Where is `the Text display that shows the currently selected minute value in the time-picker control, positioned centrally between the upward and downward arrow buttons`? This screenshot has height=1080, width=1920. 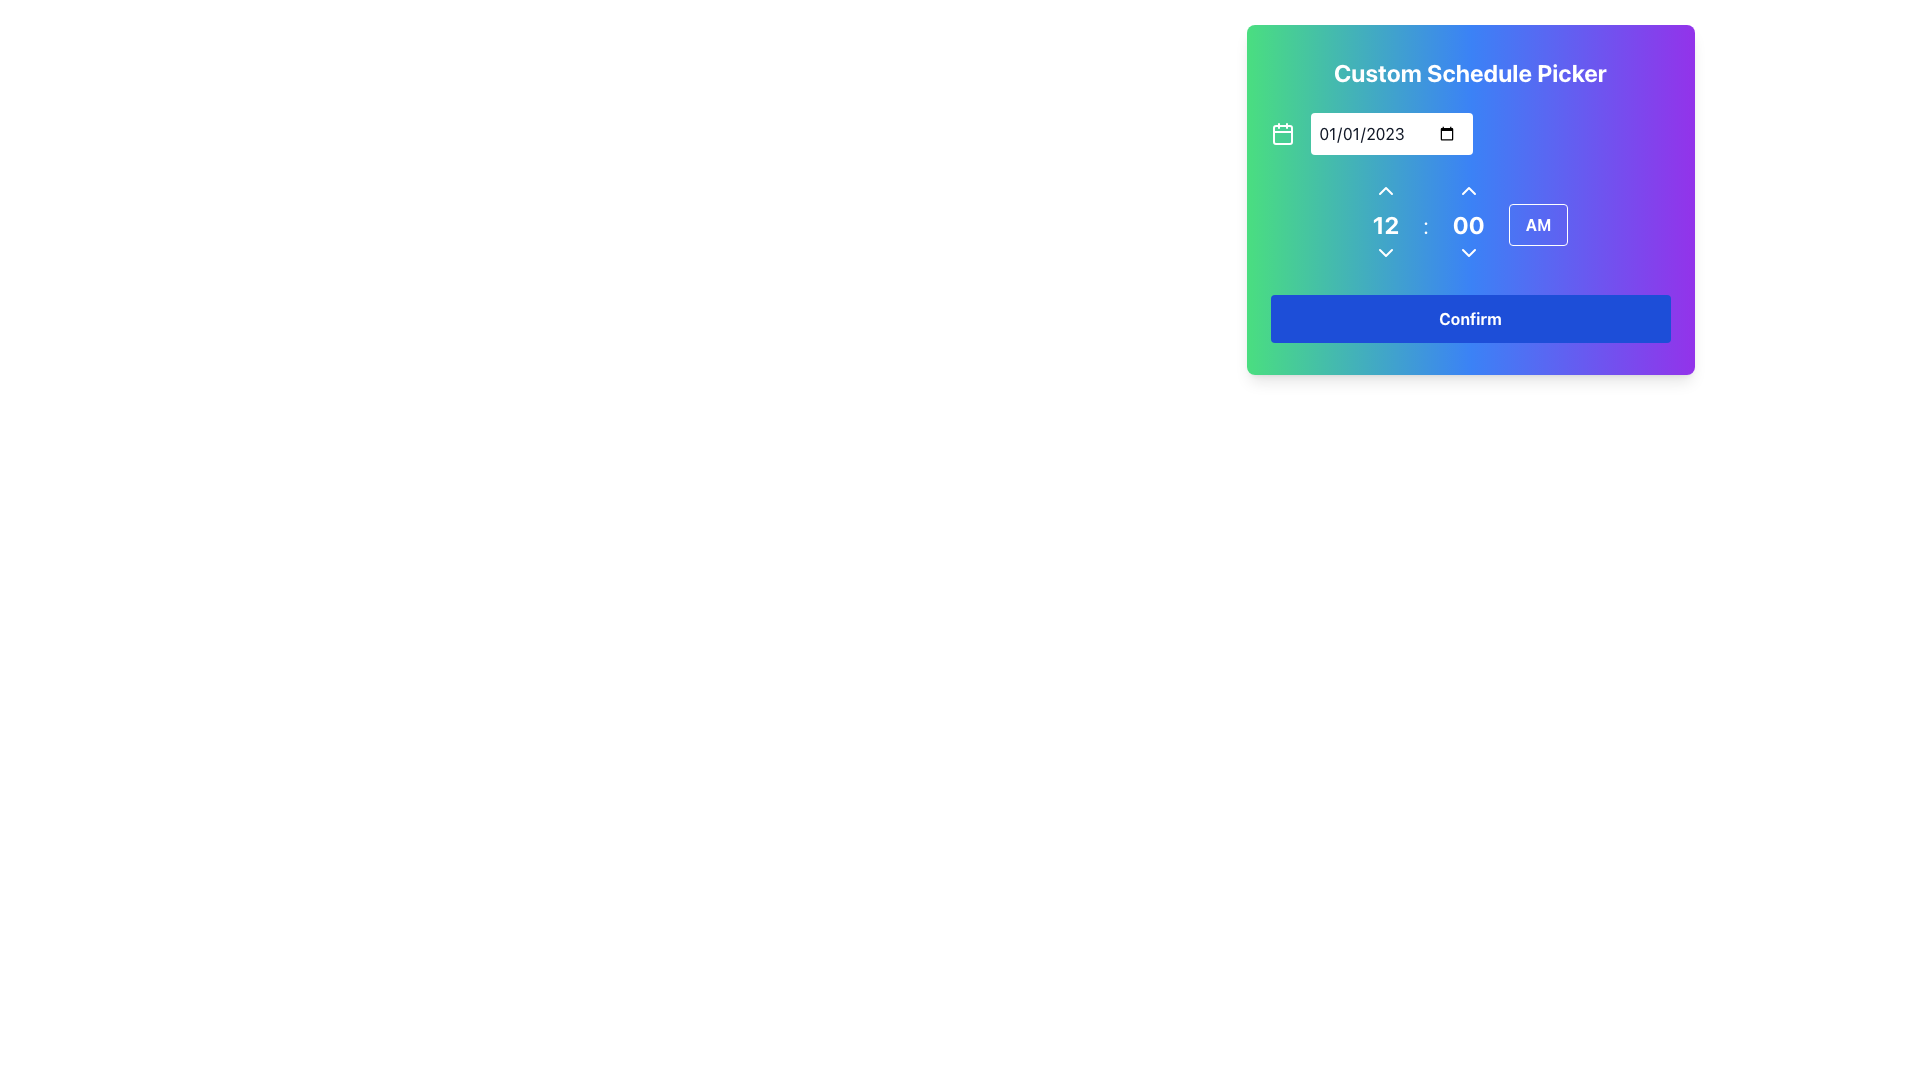
the Text display that shows the currently selected minute value in the time-picker control, positioned centrally between the upward and downward arrow buttons is located at coordinates (1468, 224).